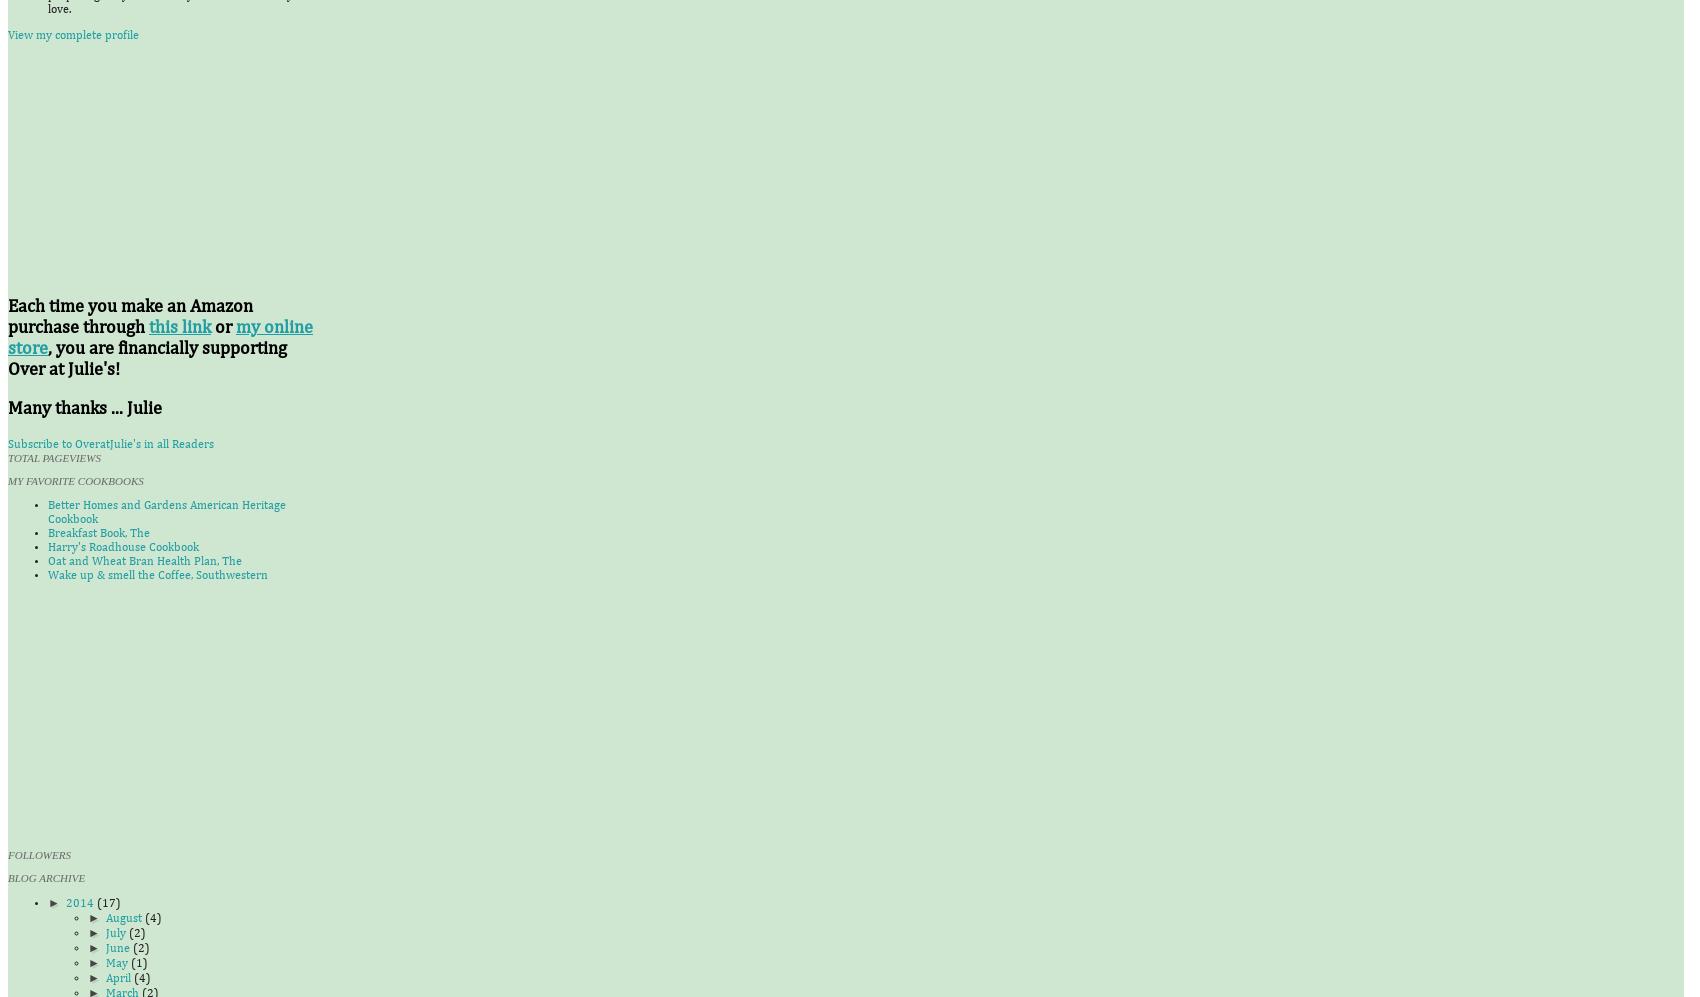 This screenshot has height=997, width=1700. What do you see at coordinates (146, 358) in the screenshot?
I see `', you are financially supporting Over at Julie's!'` at bounding box center [146, 358].